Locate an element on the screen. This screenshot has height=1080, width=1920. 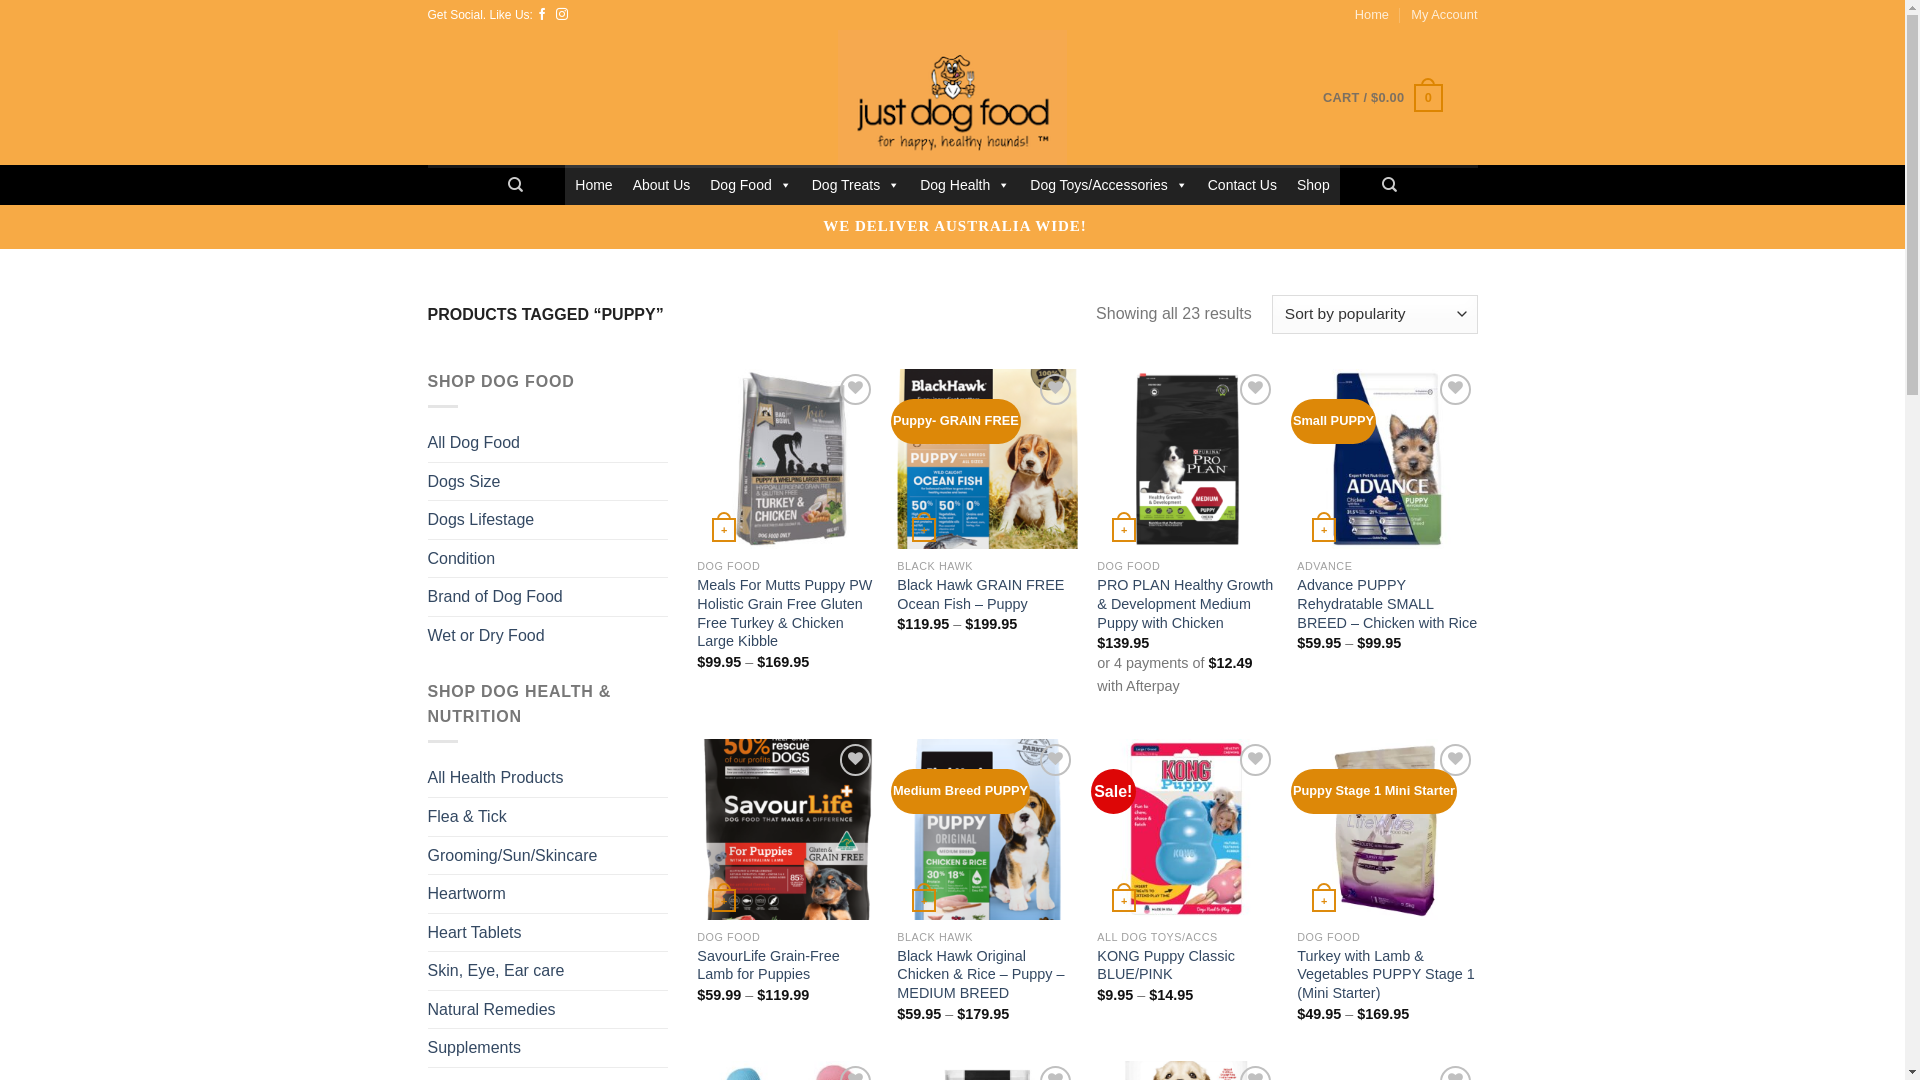
'Wet or Dry Food' is located at coordinates (486, 636).